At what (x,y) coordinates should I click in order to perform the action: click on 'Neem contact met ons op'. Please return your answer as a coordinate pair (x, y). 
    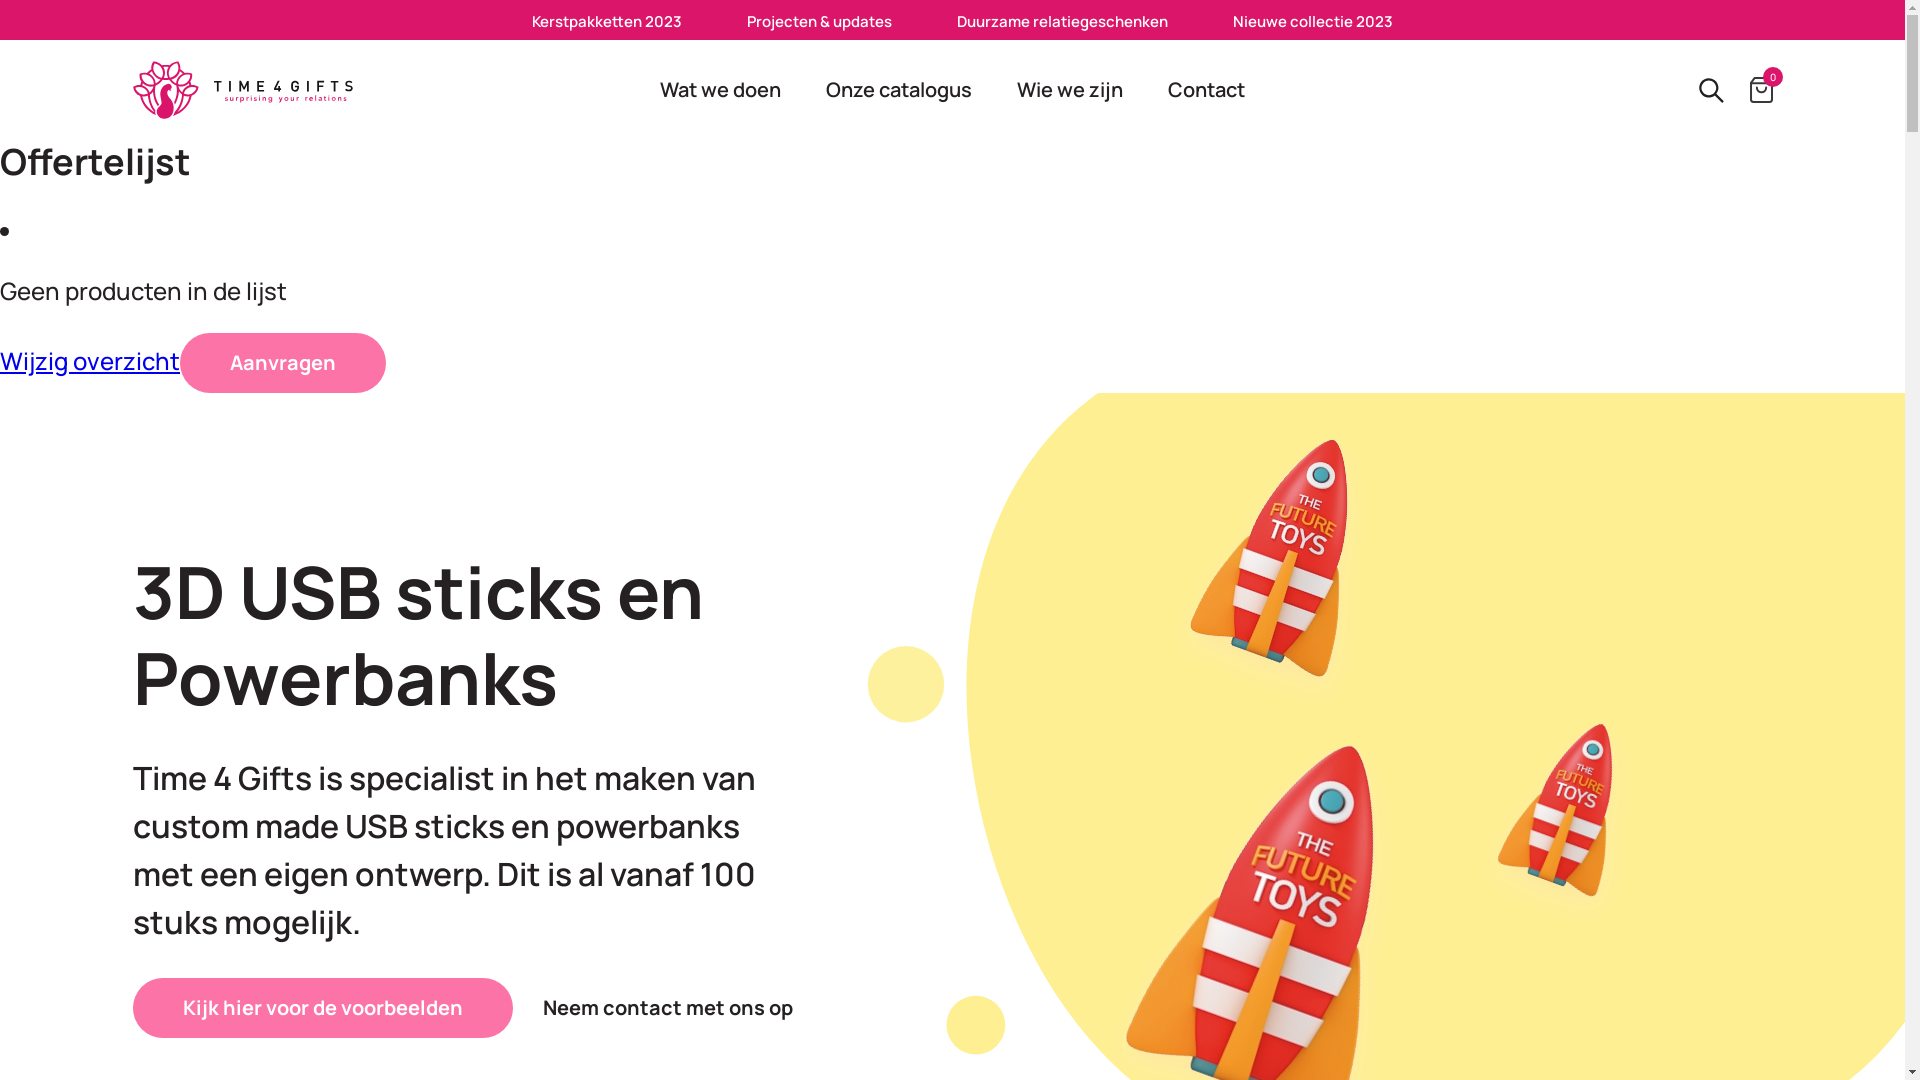
    Looking at the image, I should click on (667, 1007).